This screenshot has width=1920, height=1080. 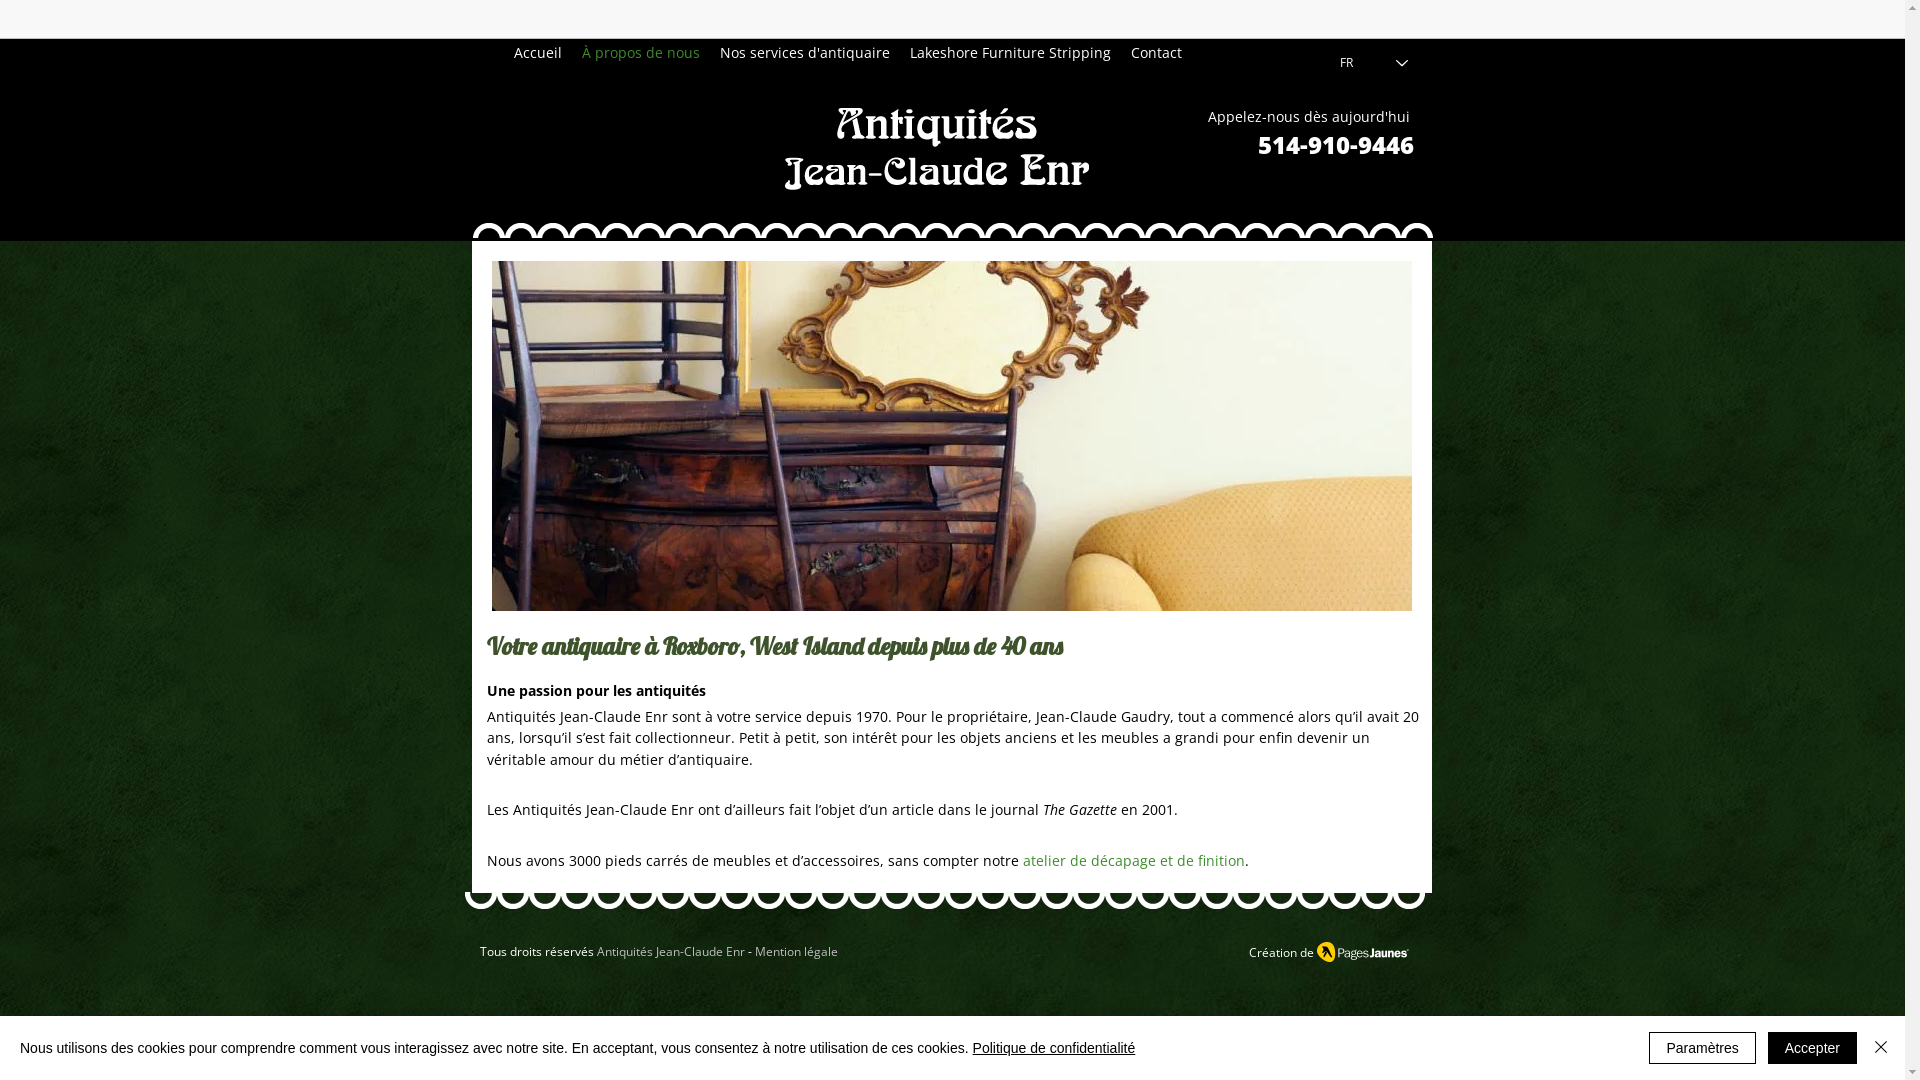 I want to click on 'Contact', so click(x=1156, y=52).